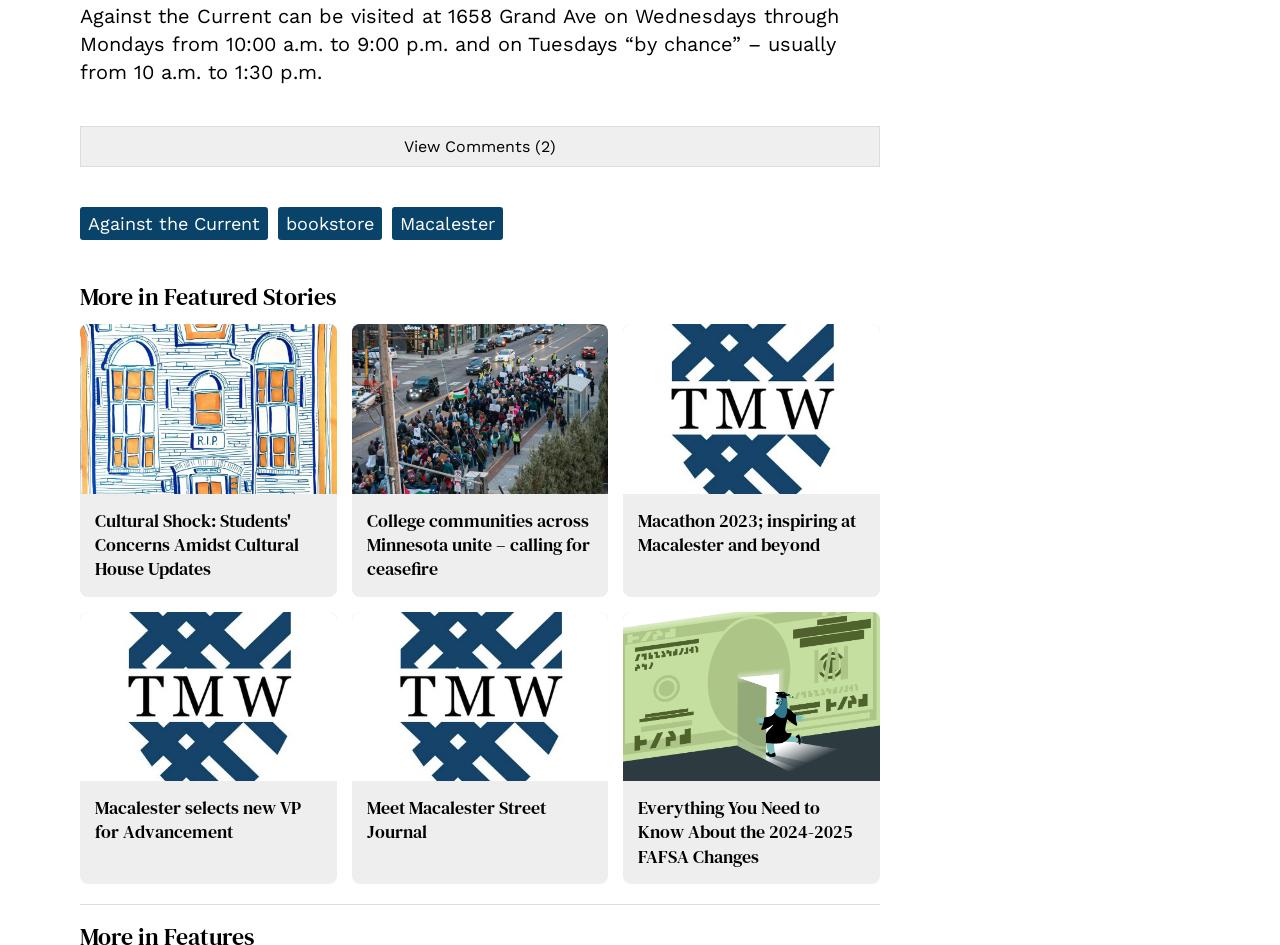  Describe the element at coordinates (173, 222) in the screenshot. I see `'Against the Current'` at that location.